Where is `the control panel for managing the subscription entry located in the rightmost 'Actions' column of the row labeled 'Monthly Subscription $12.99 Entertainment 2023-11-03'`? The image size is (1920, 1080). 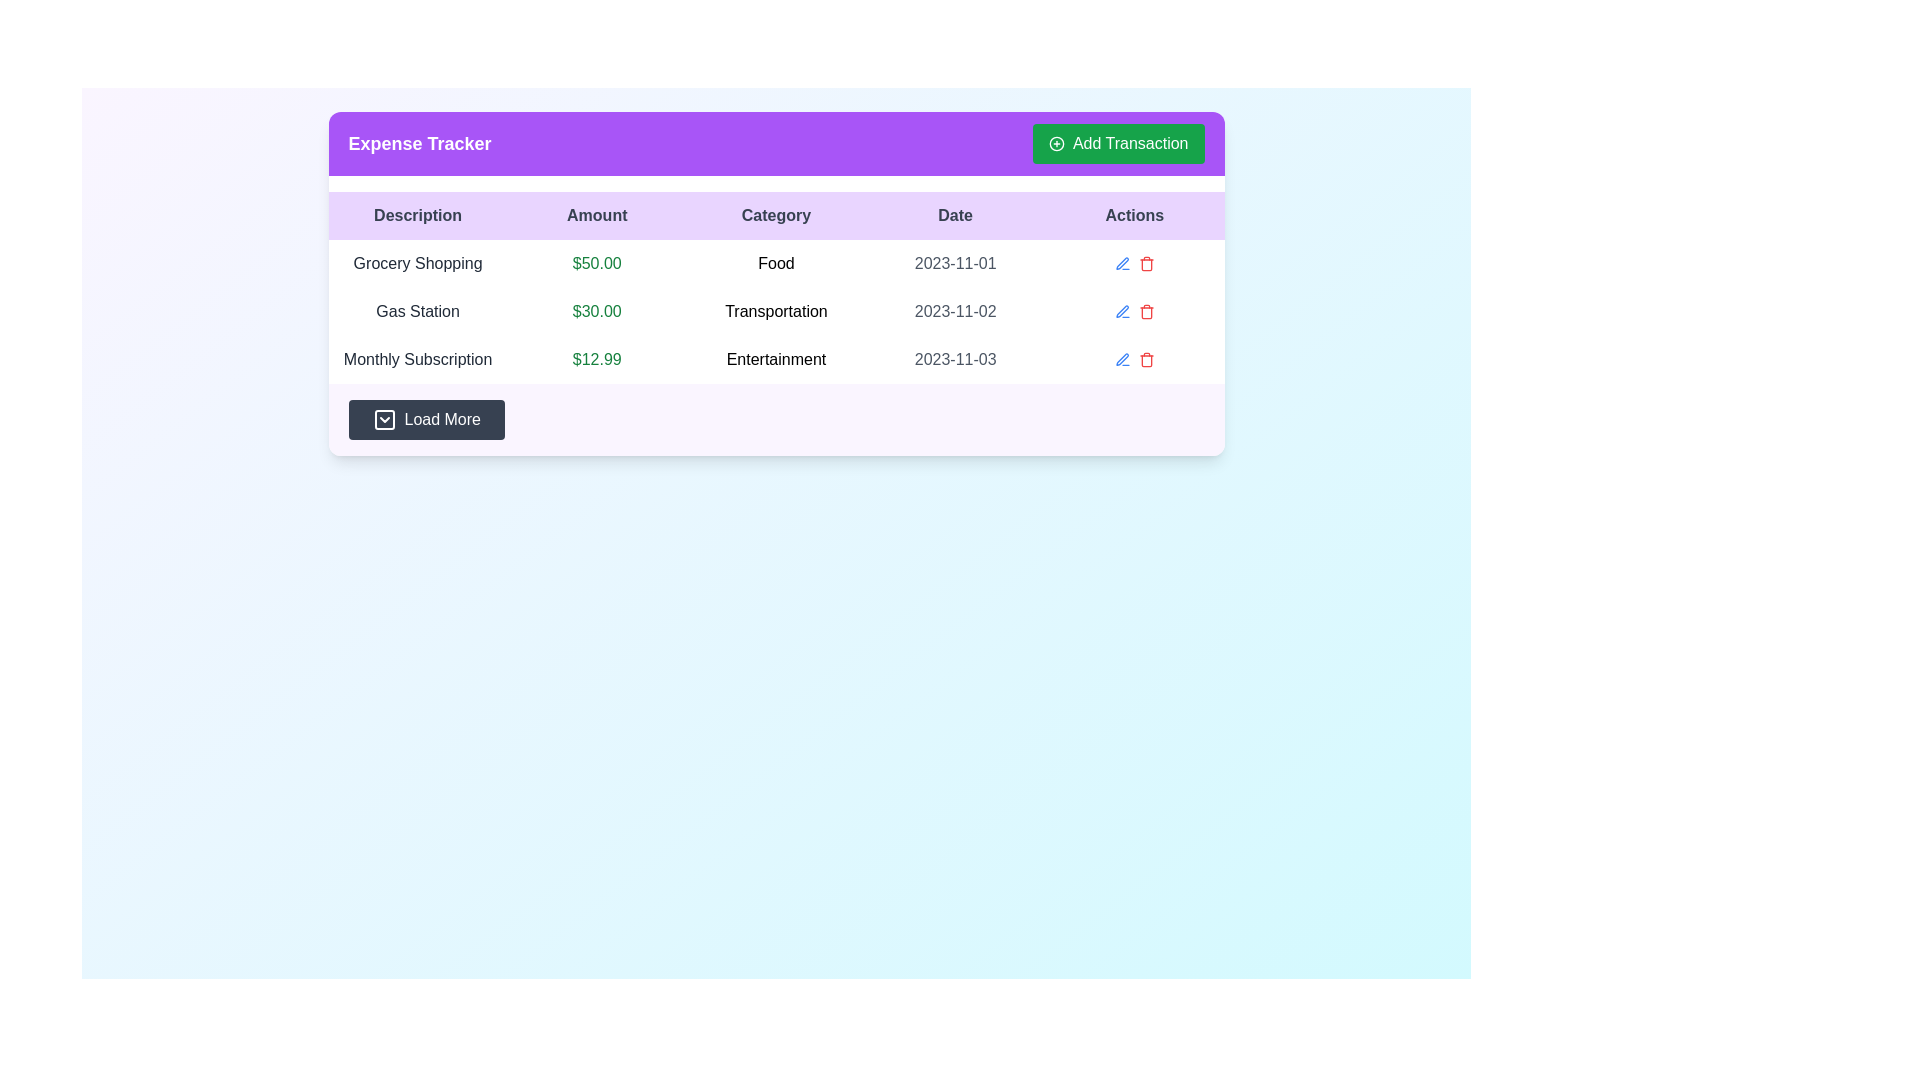
the control panel for managing the subscription entry located in the rightmost 'Actions' column of the row labeled 'Monthly Subscription $12.99 Entertainment 2023-11-03' is located at coordinates (1134, 358).